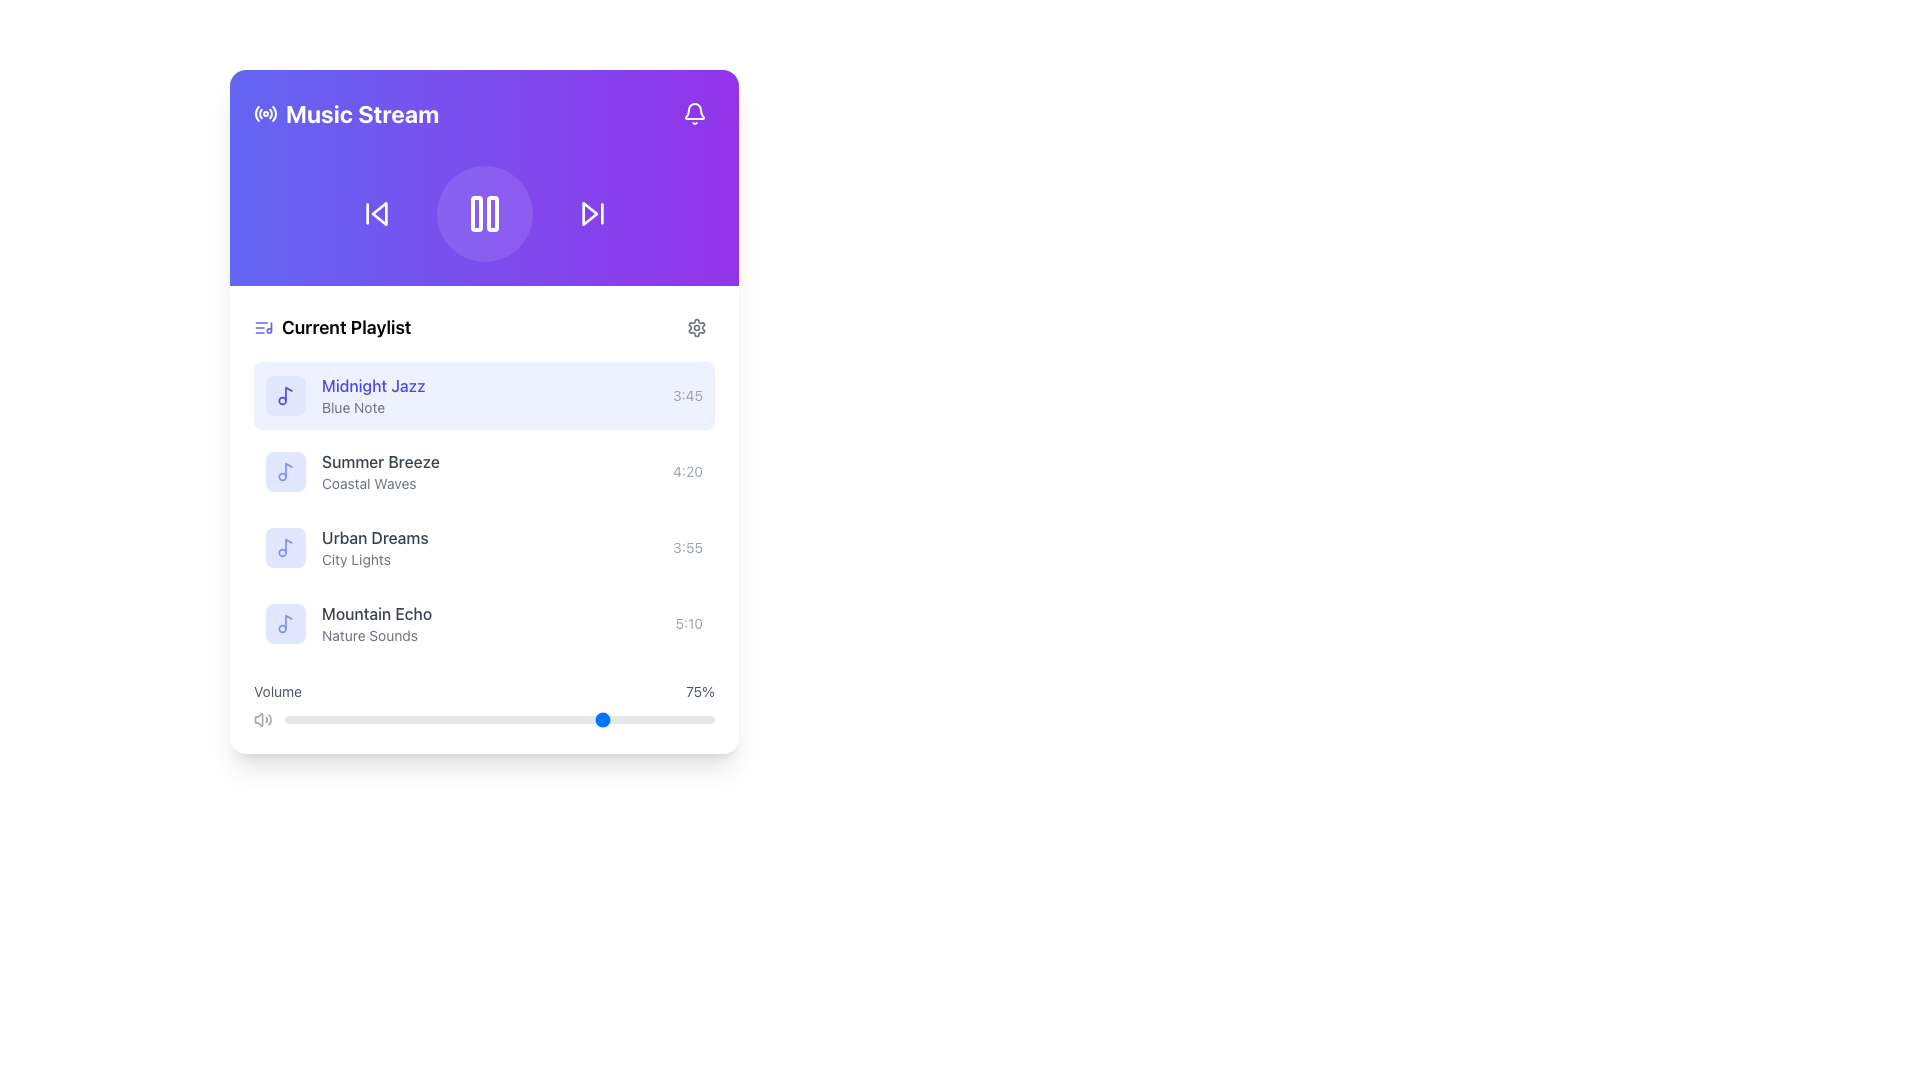 This screenshot has width=1920, height=1080. I want to click on the volume slider, so click(318, 720).